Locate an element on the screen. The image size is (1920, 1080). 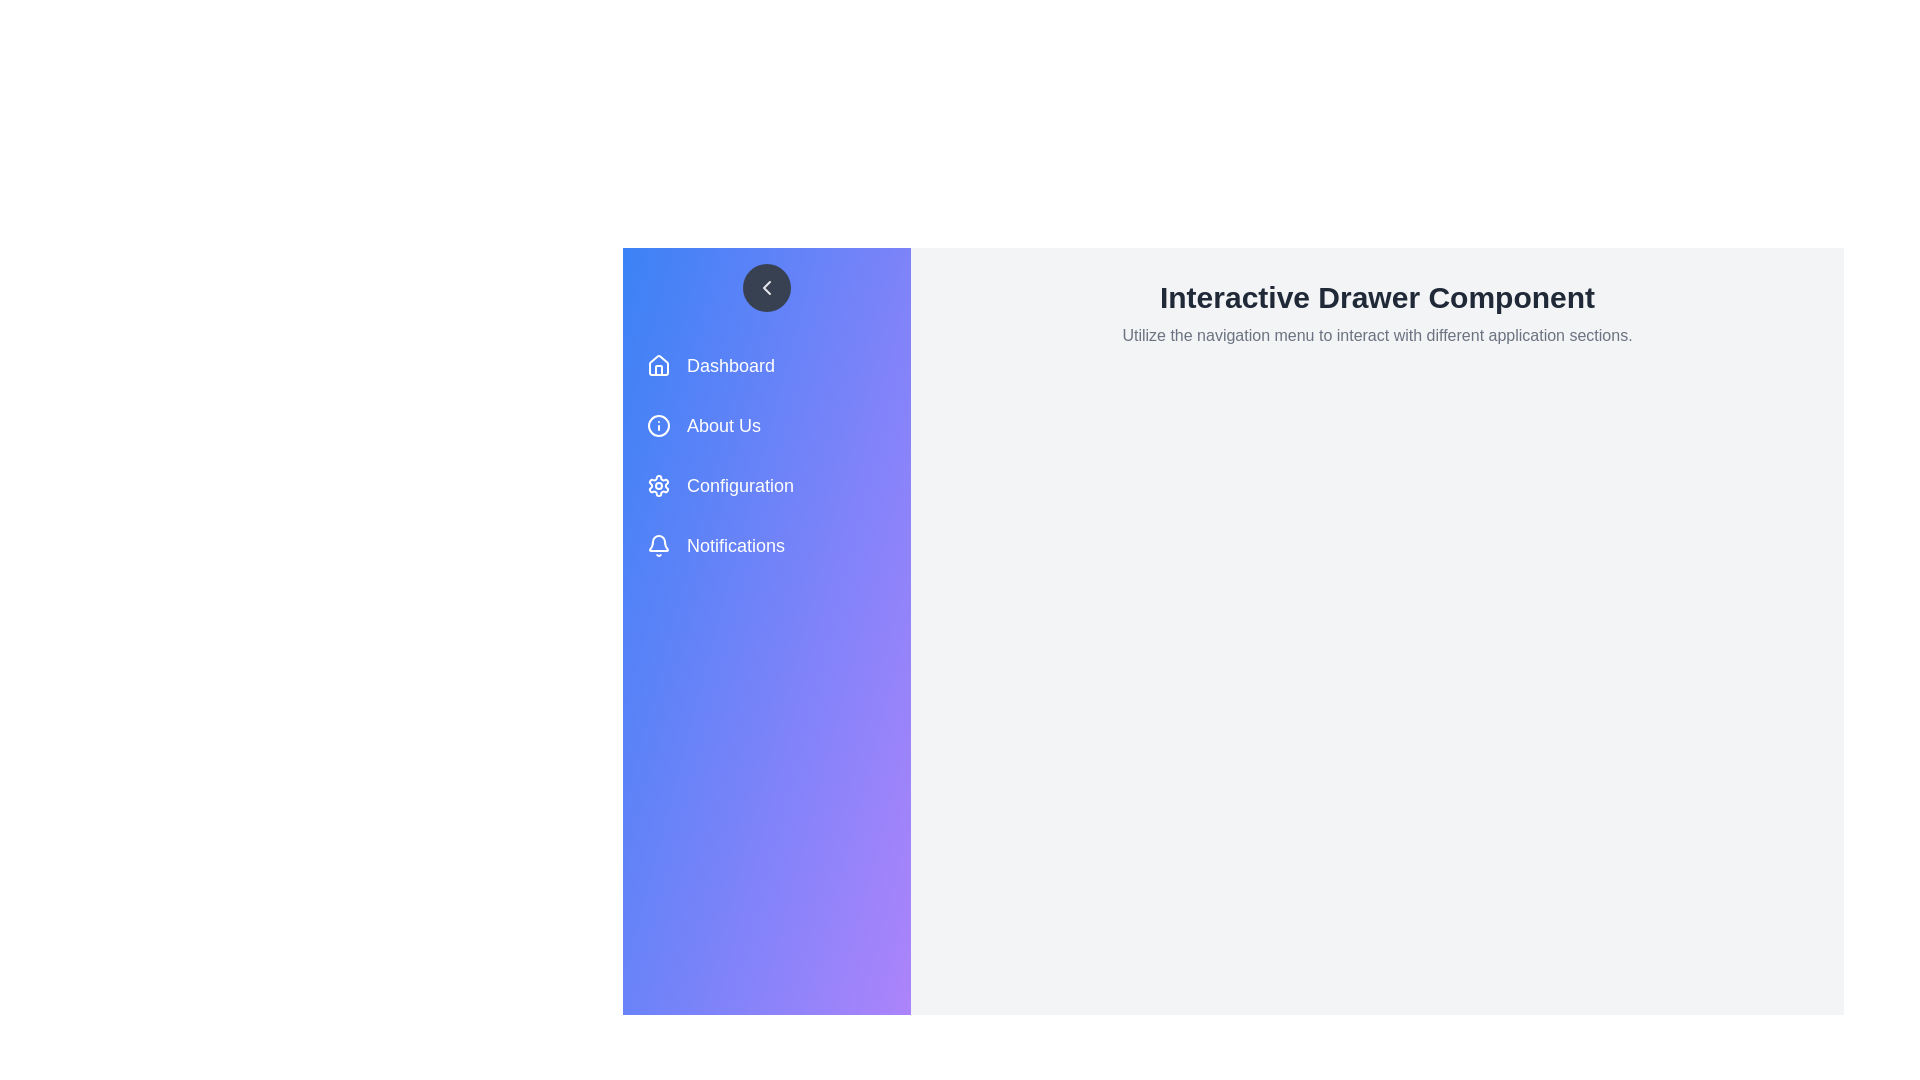
the bell icon located at the top-left corner of the 'Notifications' button in the left-hand navigation menu, which signifies notifications and is styled with a thin outline on a blue background is located at coordinates (658, 546).